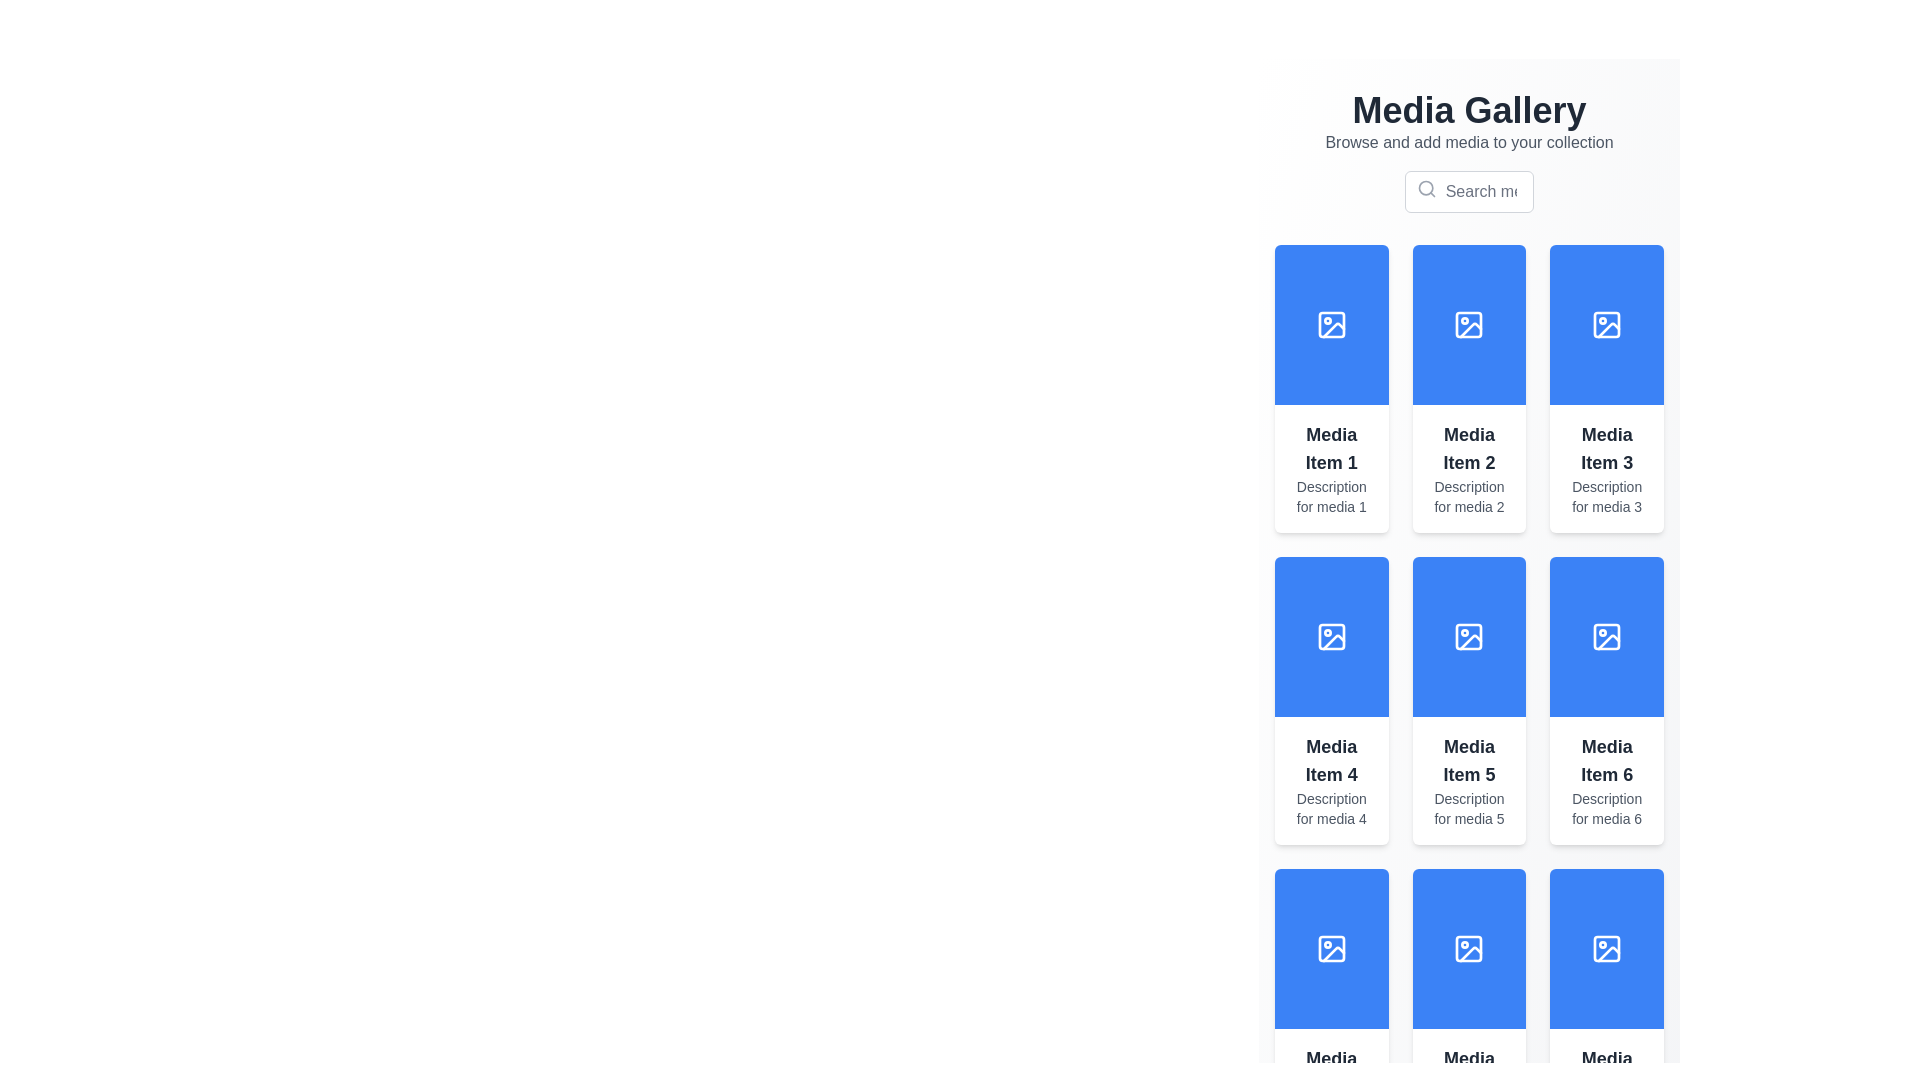 This screenshot has width=1920, height=1080. Describe the element at coordinates (1607, 323) in the screenshot. I see `the decorative element with a blue background and white minimalist image representation, located in the first row, third column of media items, above 'Media Item 3' and its description` at that location.